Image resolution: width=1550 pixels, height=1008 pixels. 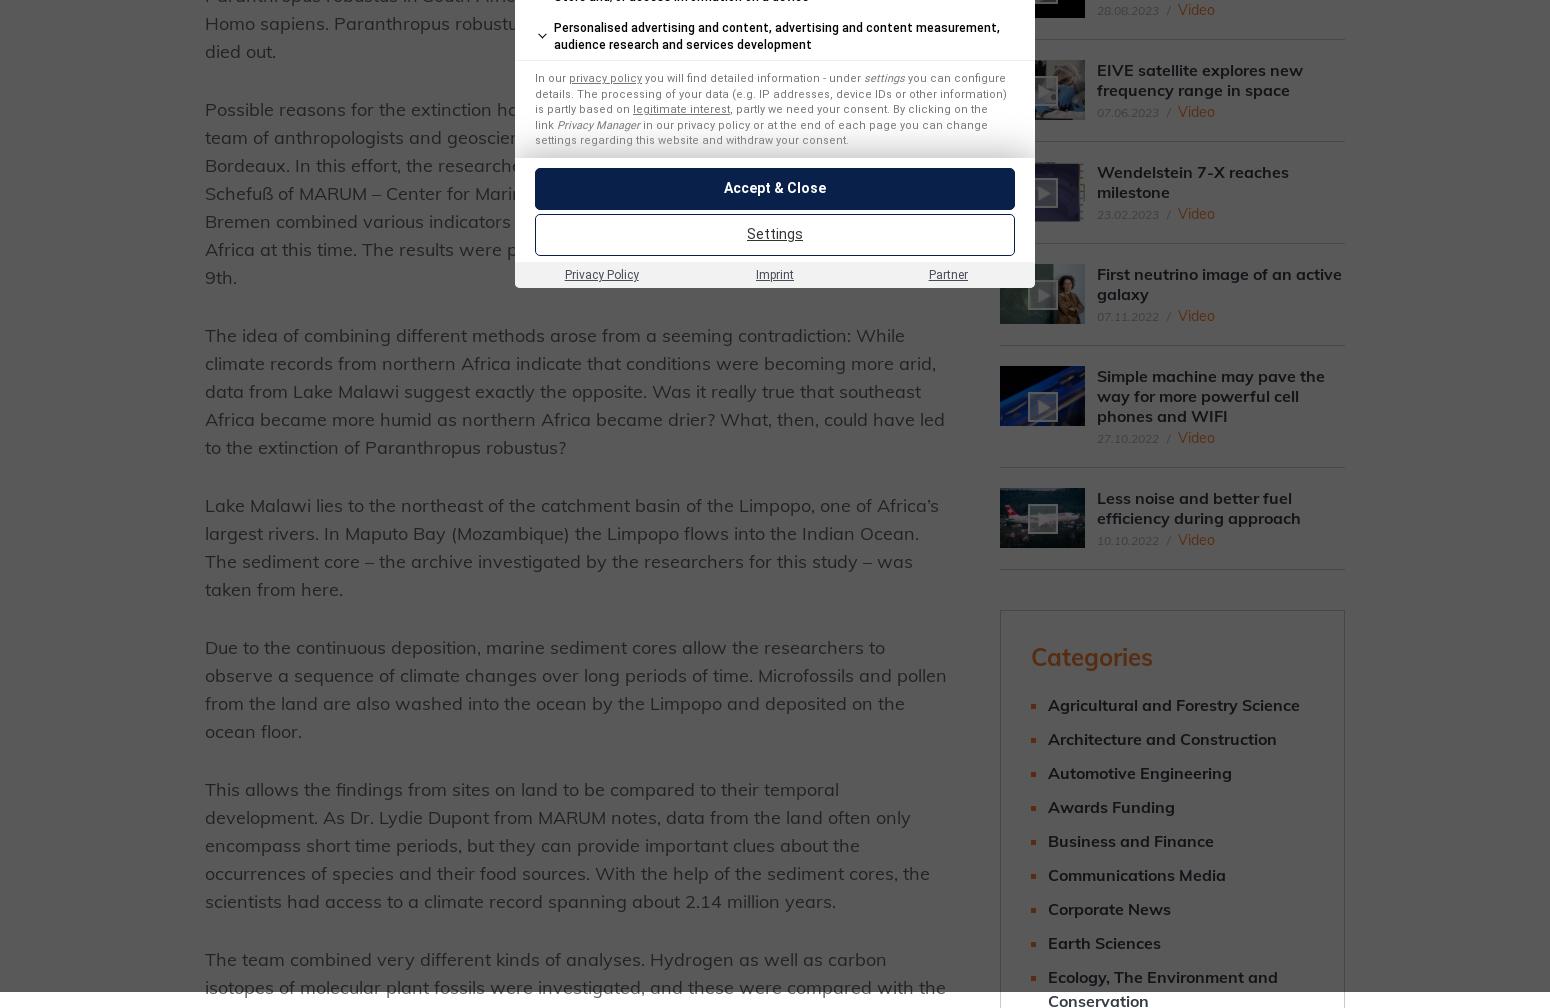 What do you see at coordinates (1161, 738) in the screenshot?
I see `'Architecture and Construction'` at bounding box center [1161, 738].